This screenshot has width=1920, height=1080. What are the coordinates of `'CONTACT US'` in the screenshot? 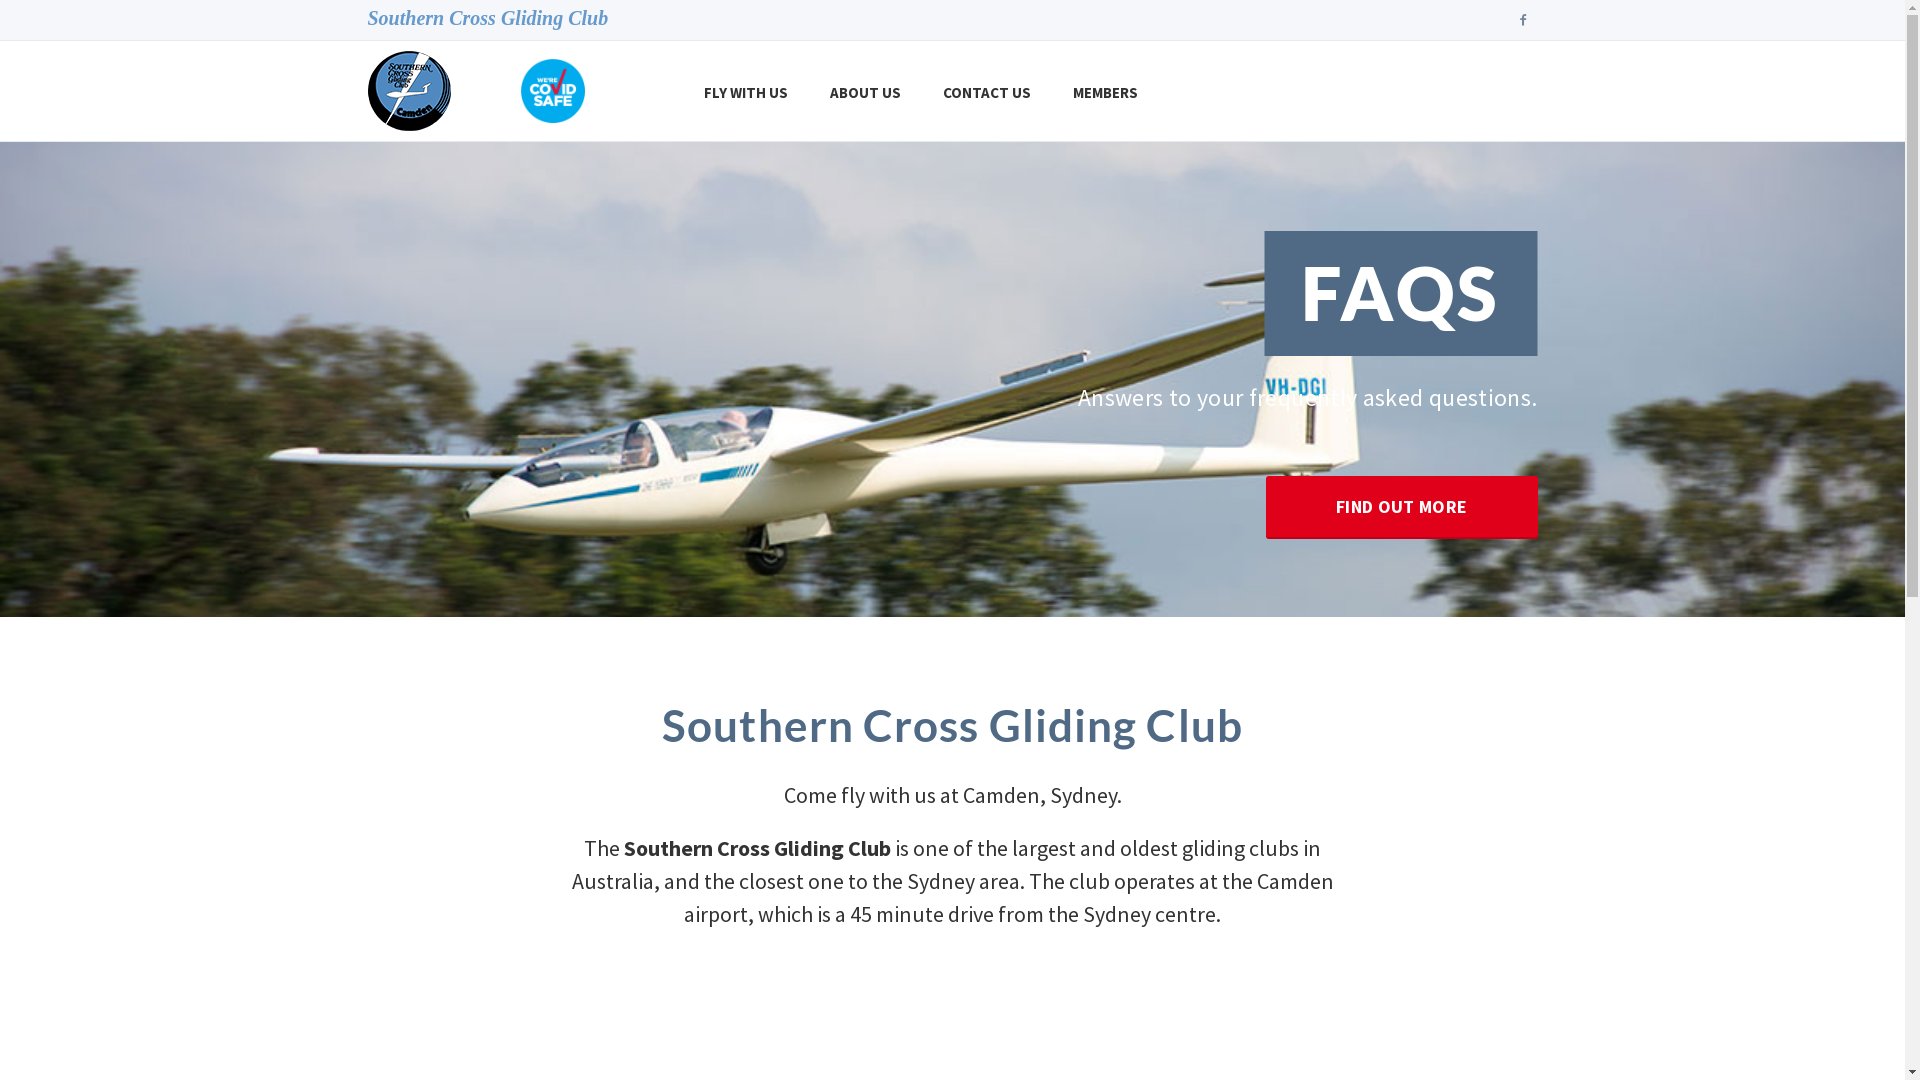 It's located at (987, 91).